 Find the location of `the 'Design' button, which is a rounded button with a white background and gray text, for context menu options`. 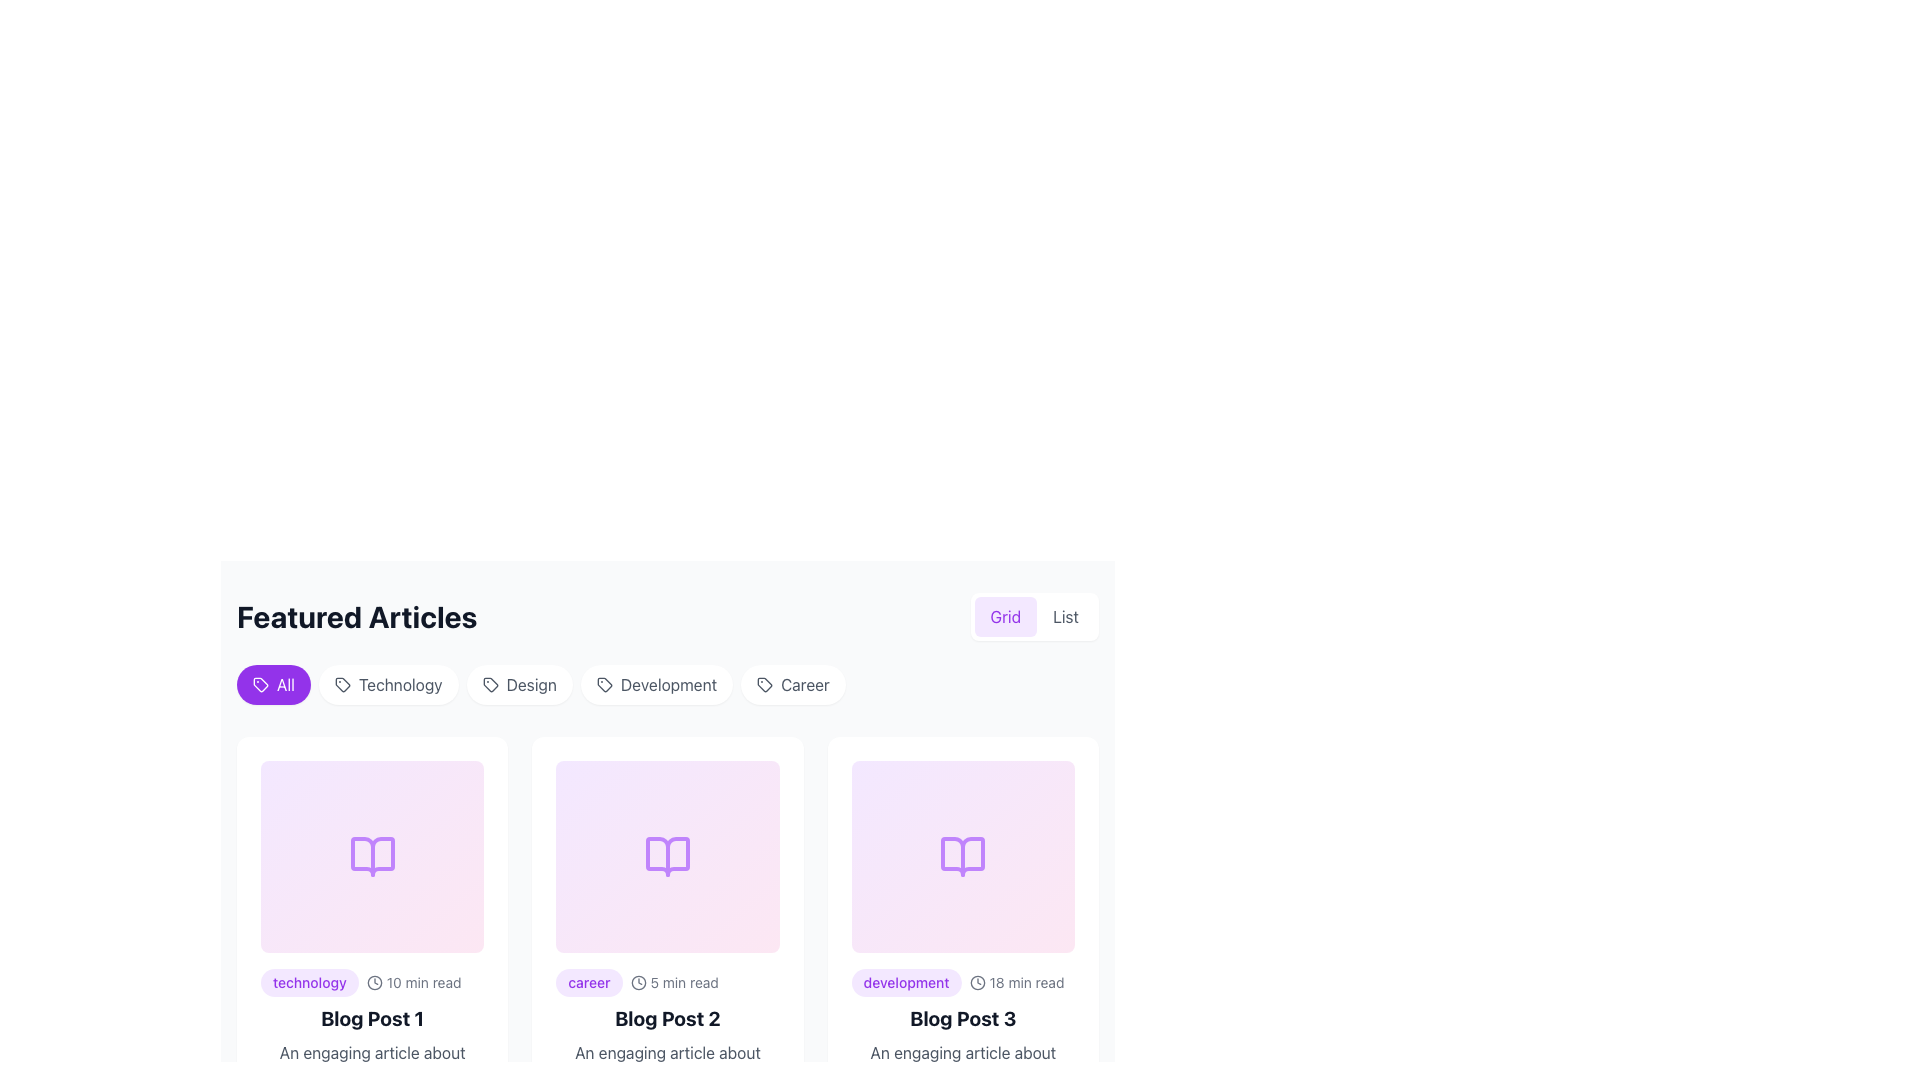

the 'Design' button, which is a rounded button with a white background and gray text, for context menu options is located at coordinates (519, 684).